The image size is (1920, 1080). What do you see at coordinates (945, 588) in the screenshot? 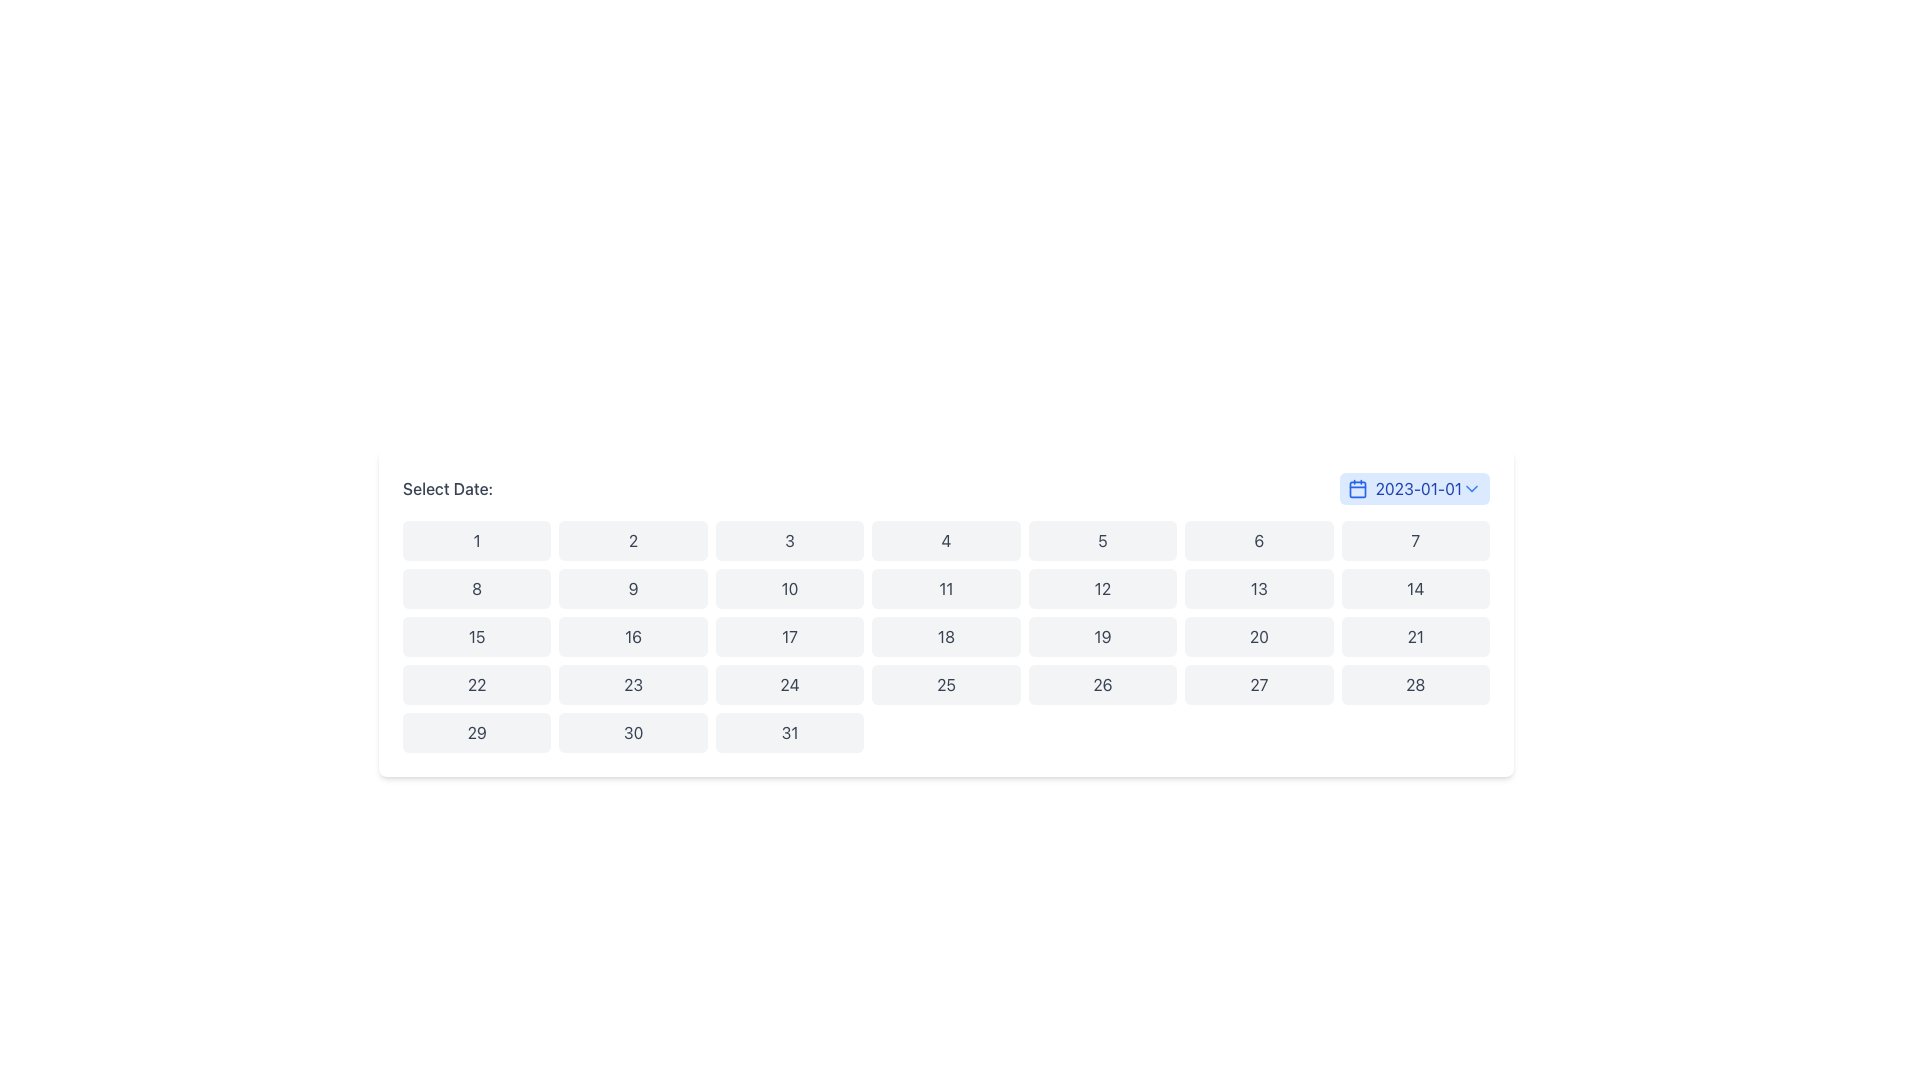
I see `the interactive button for selecting the number '11' in the date picker or calendar interface, which is the 4th item in the second row of a 7-column grid` at bounding box center [945, 588].